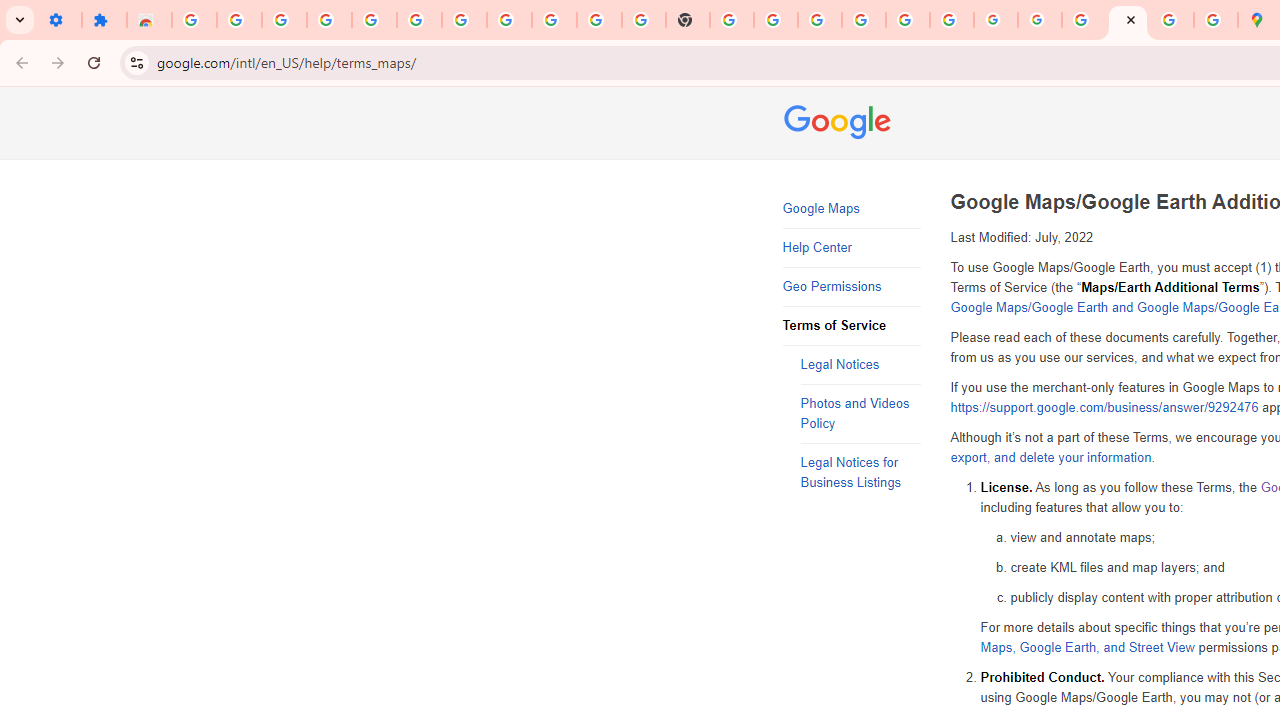  Describe the element at coordinates (93, 61) in the screenshot. I see `'Reload'` at that location.